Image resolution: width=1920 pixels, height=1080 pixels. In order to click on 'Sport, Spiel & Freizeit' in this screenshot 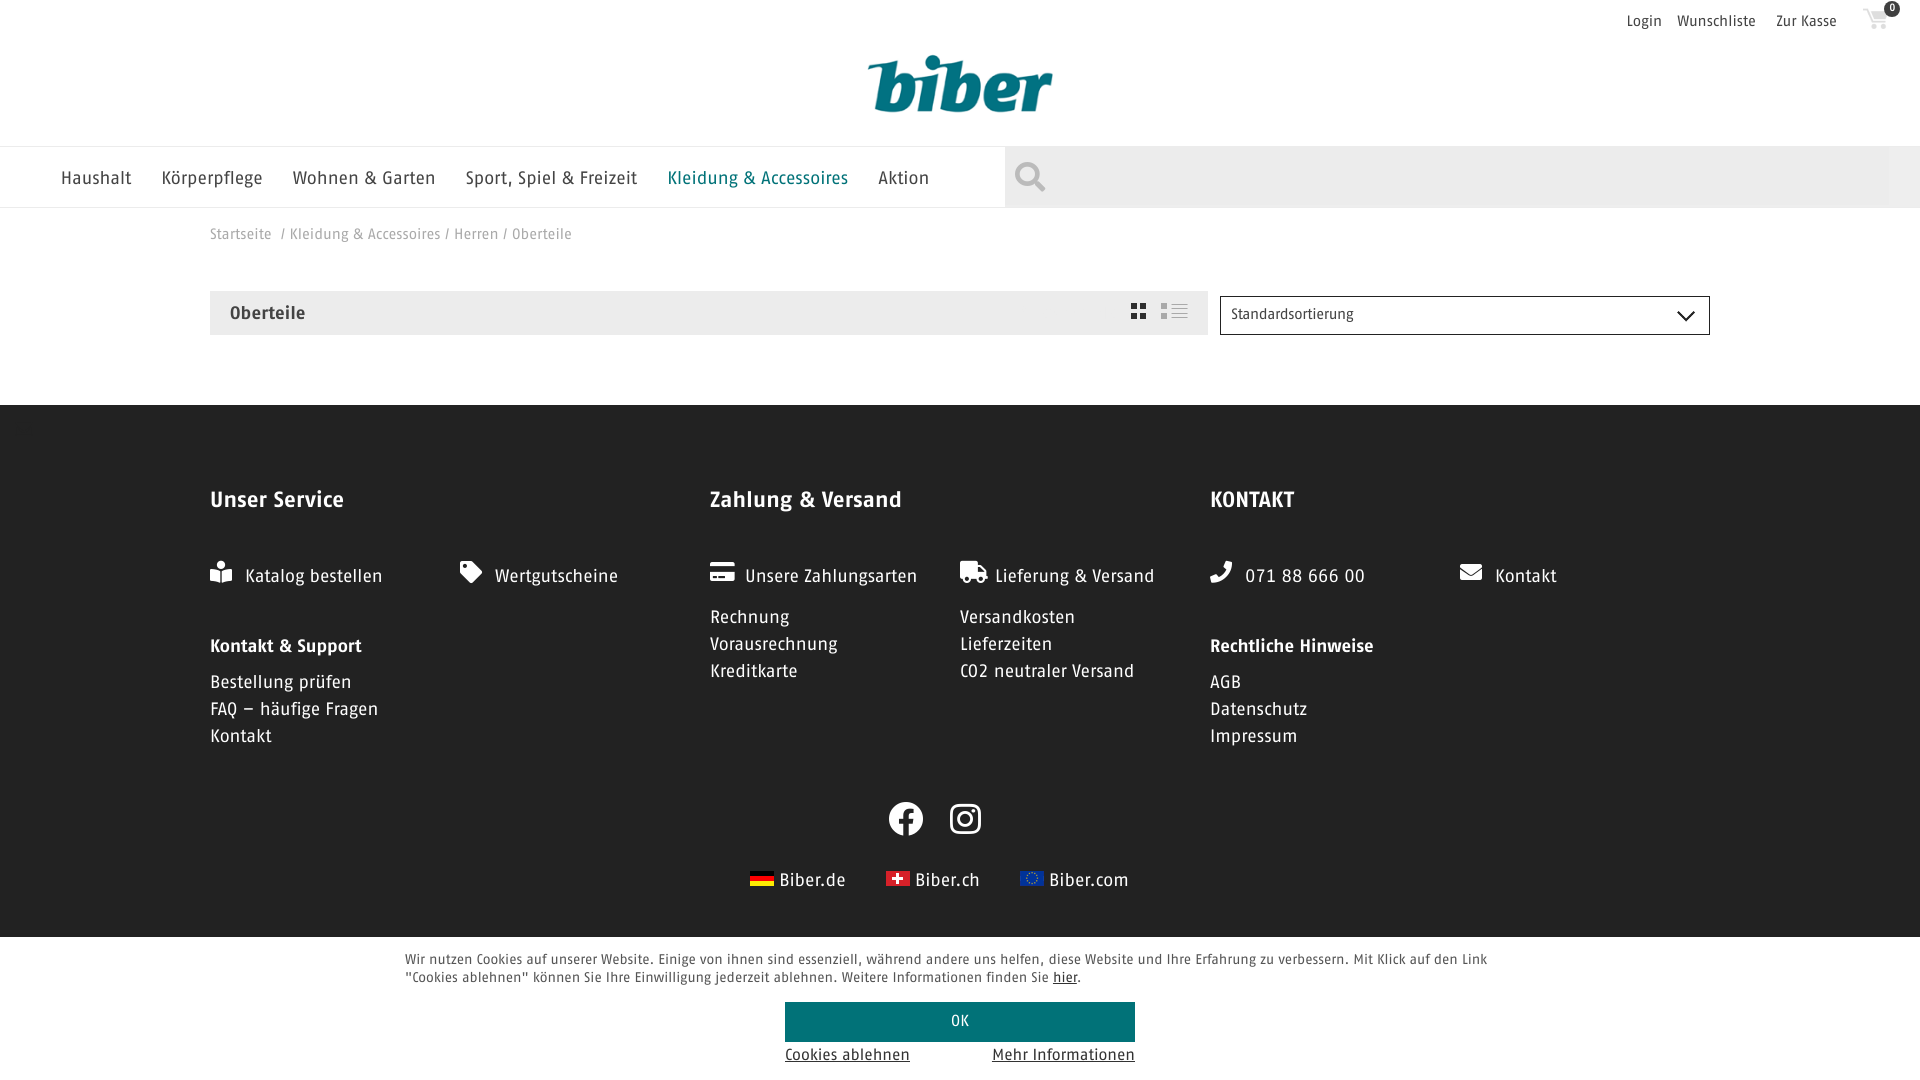, I will do `click(551, 177)`.